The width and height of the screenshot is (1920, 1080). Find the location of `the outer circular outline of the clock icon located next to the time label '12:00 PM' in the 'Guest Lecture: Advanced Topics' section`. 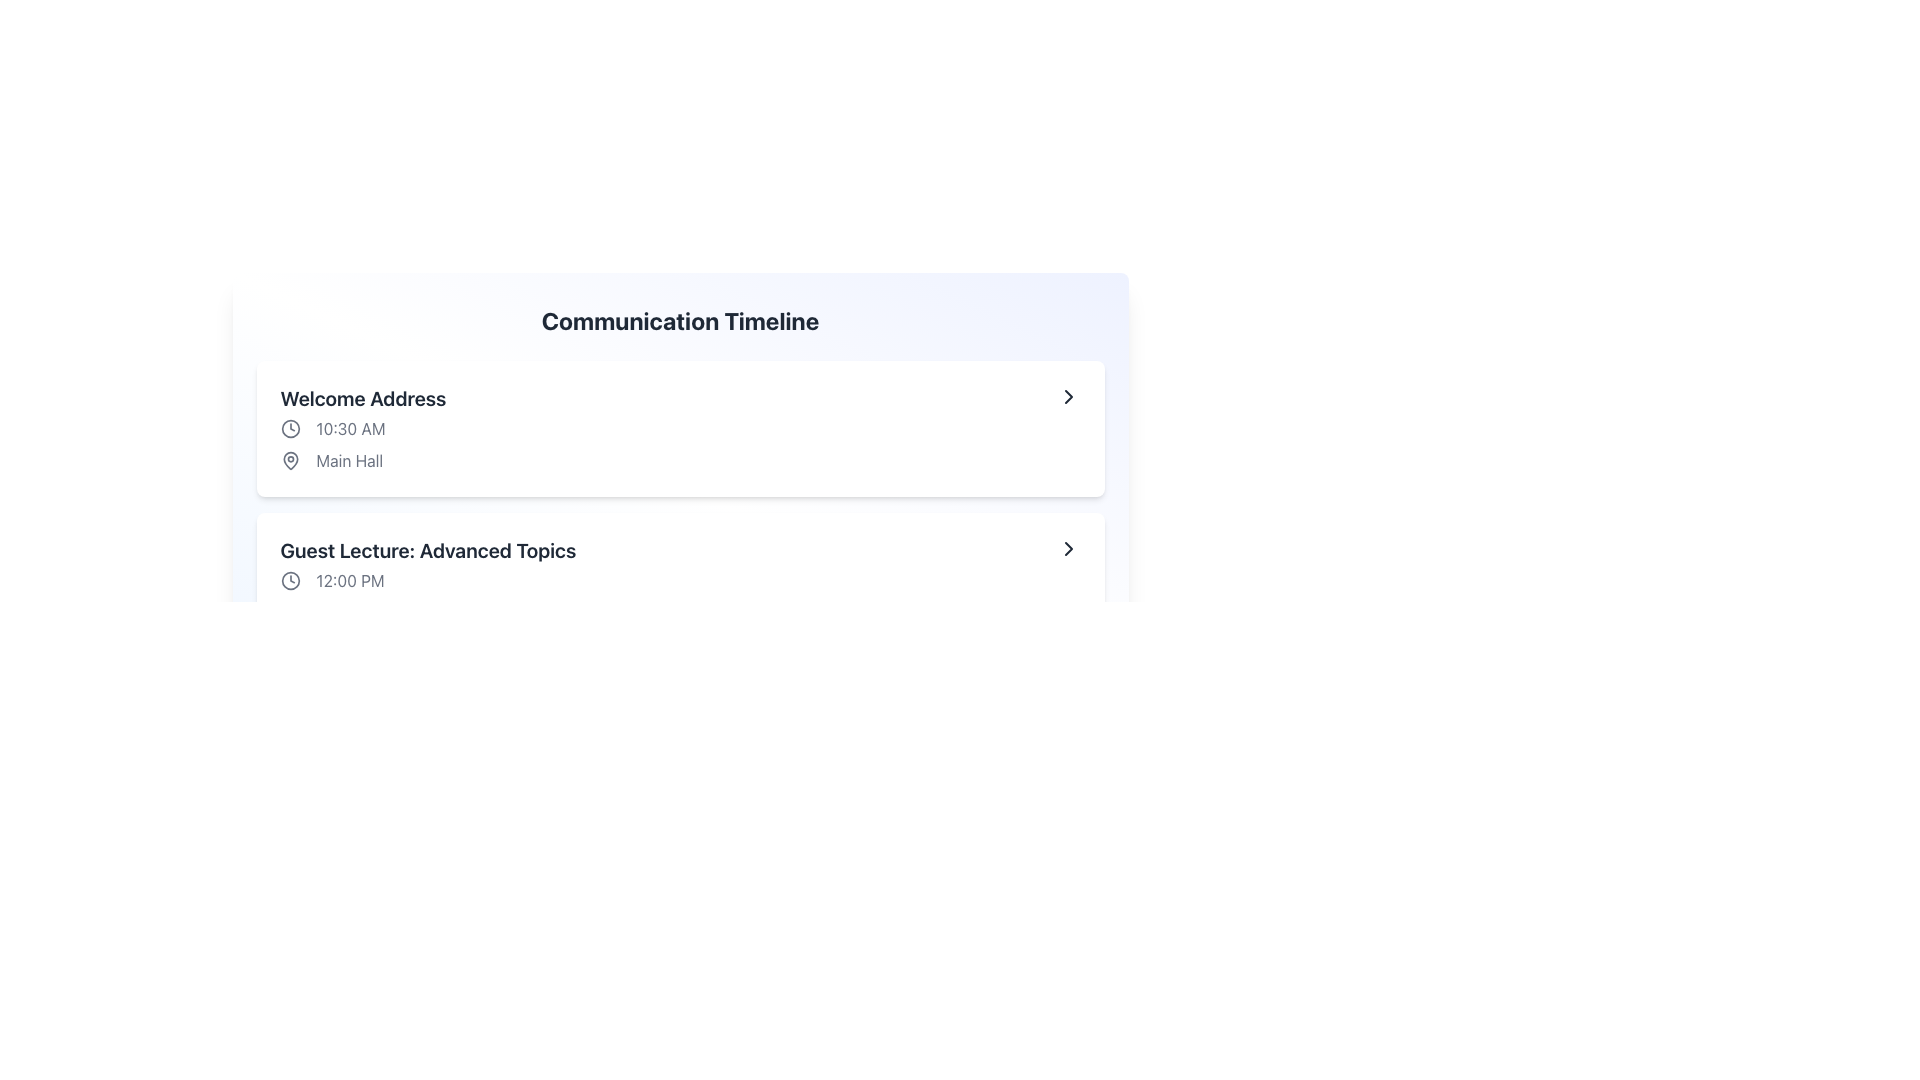

the outer circular outline of the clock icon located next to the time label '12:00 PM' in the 'Guest Lecture: Advanced Topics' section is located at coordinates (289, 581).